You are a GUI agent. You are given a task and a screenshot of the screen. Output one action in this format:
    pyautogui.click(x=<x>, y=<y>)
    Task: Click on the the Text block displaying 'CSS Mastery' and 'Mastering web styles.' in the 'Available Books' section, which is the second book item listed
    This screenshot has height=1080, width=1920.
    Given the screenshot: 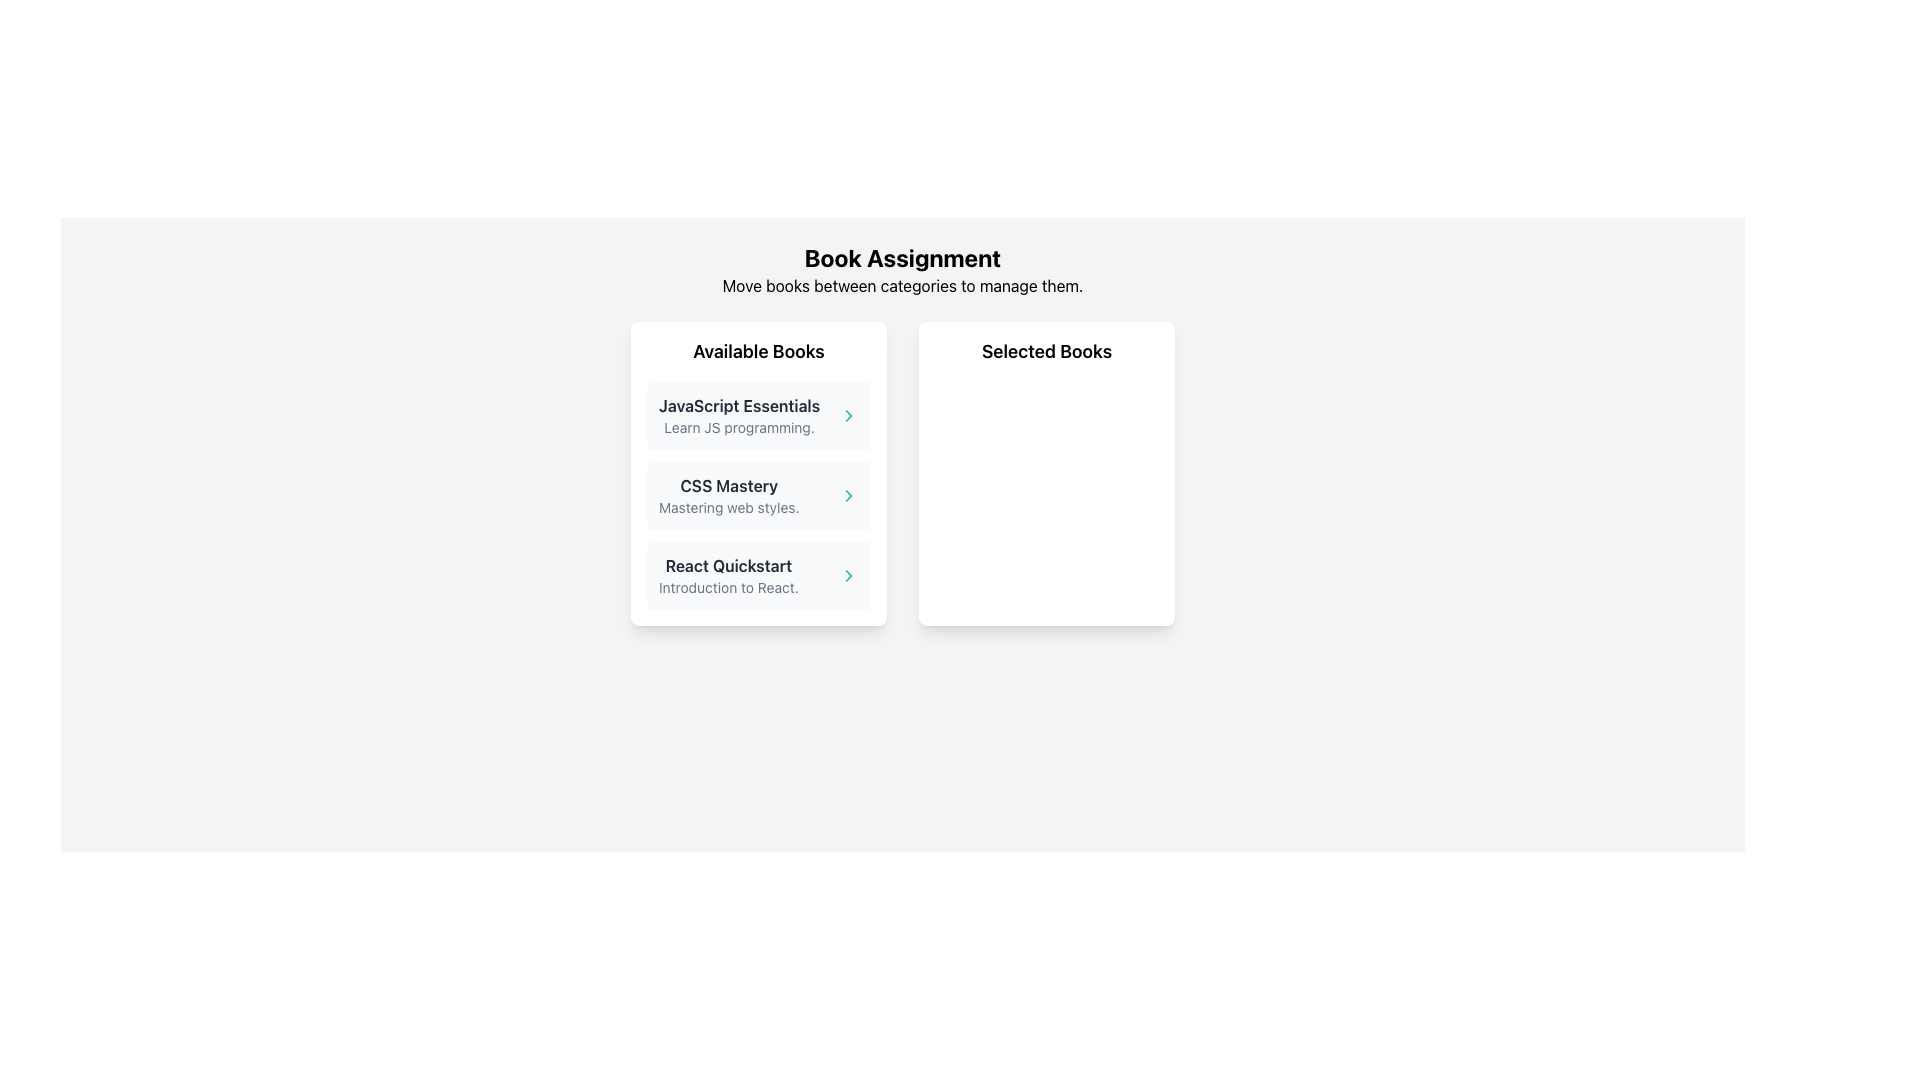 What is the action you would take?
    pyautogui.click(x=728, y=495)
    